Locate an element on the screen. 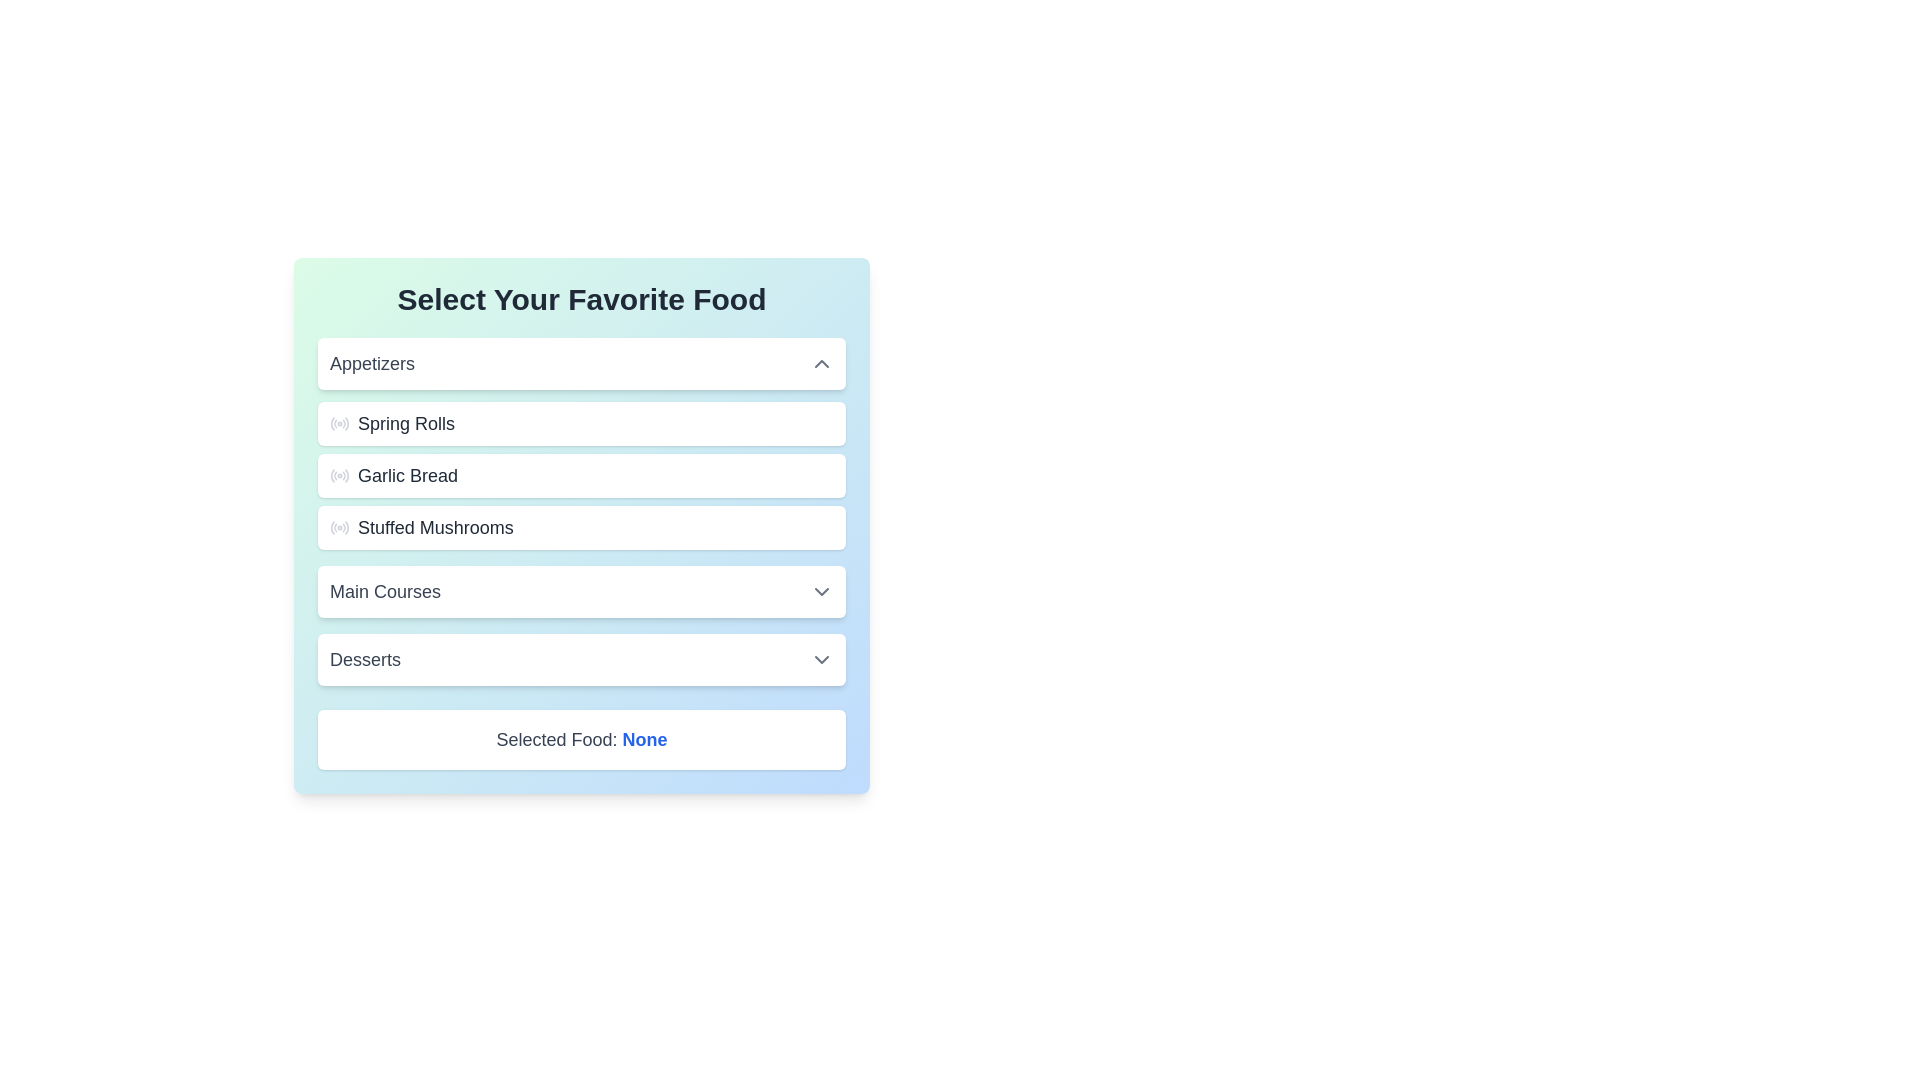  the 'Spring Rolls' text label, which is displayed in gray (#808080) with medium font weight and large size, positioned as the second item under 'Appetizers' is located at coordinates (405, 423).